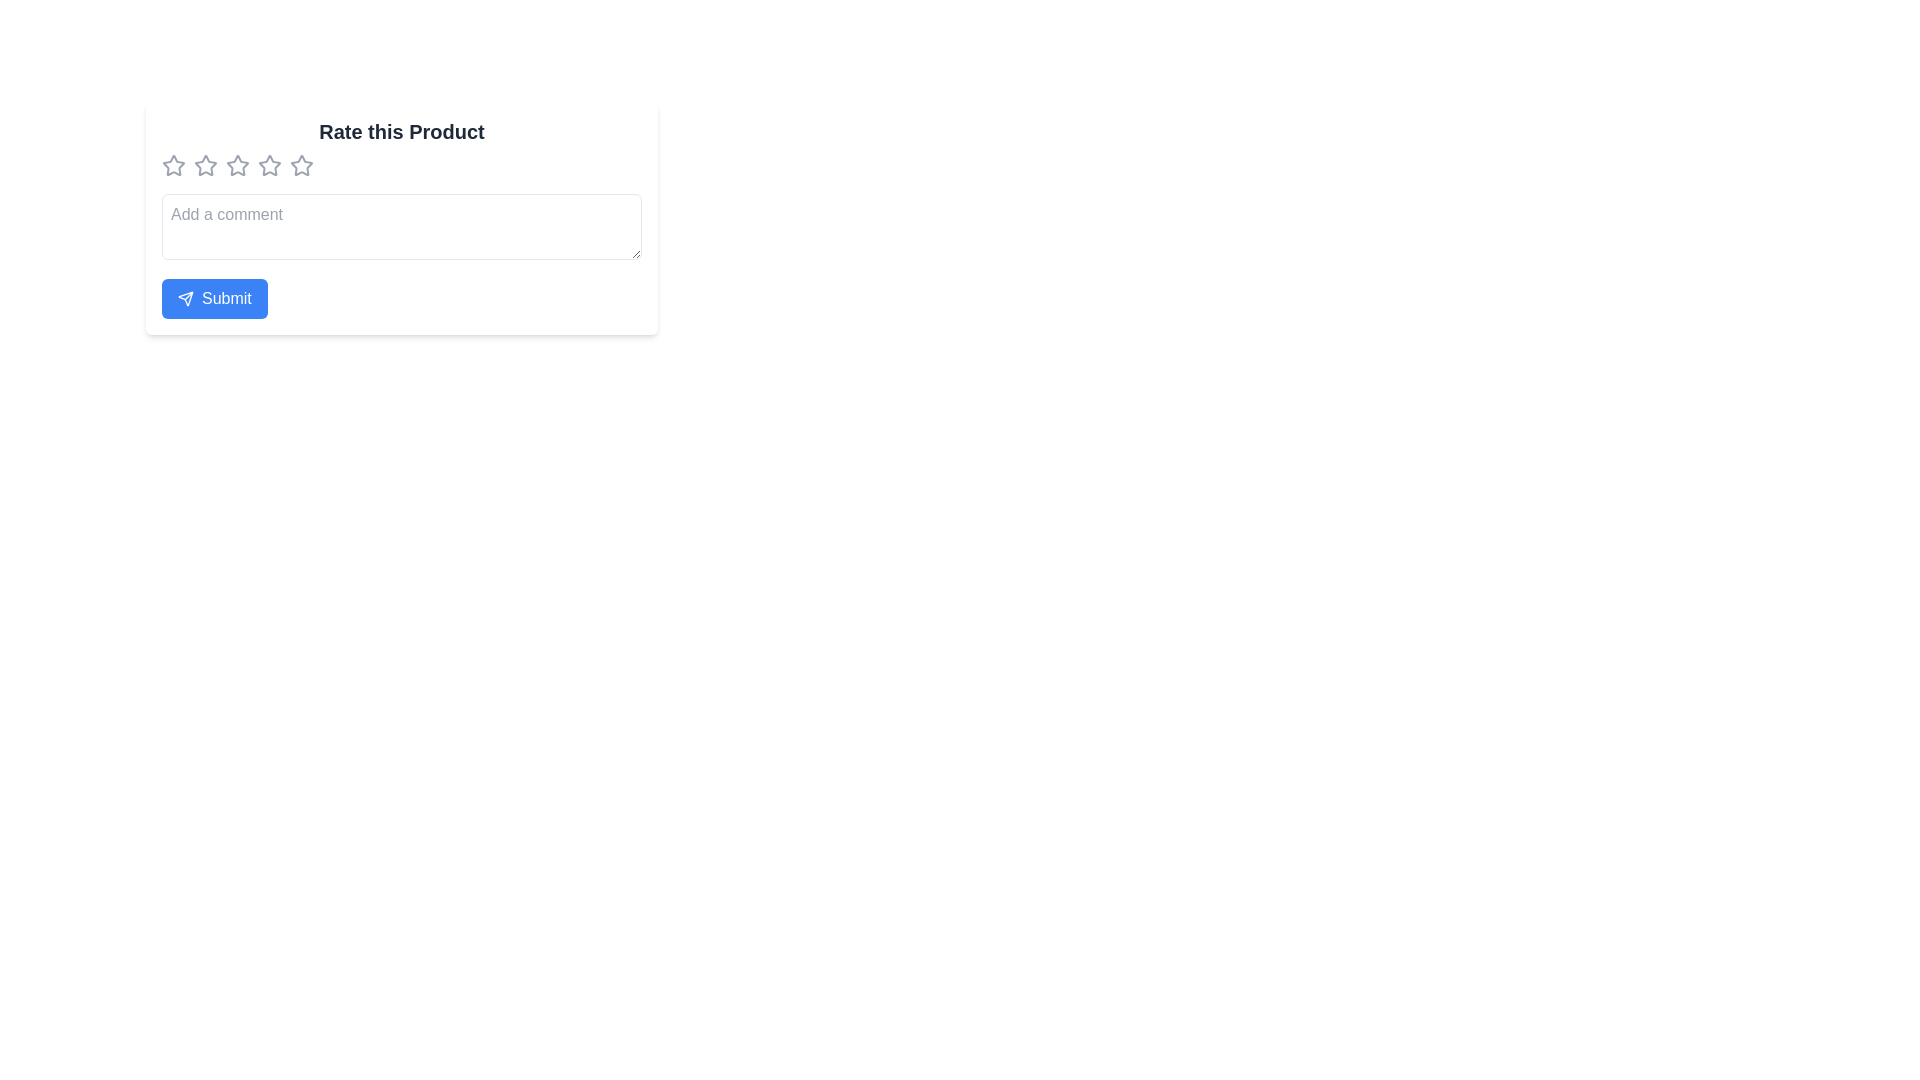  What do you see at coordinates (173, 164) in the screenshot?
I see `the first star in the 5-star rating system` at bounding box center [173, 164].